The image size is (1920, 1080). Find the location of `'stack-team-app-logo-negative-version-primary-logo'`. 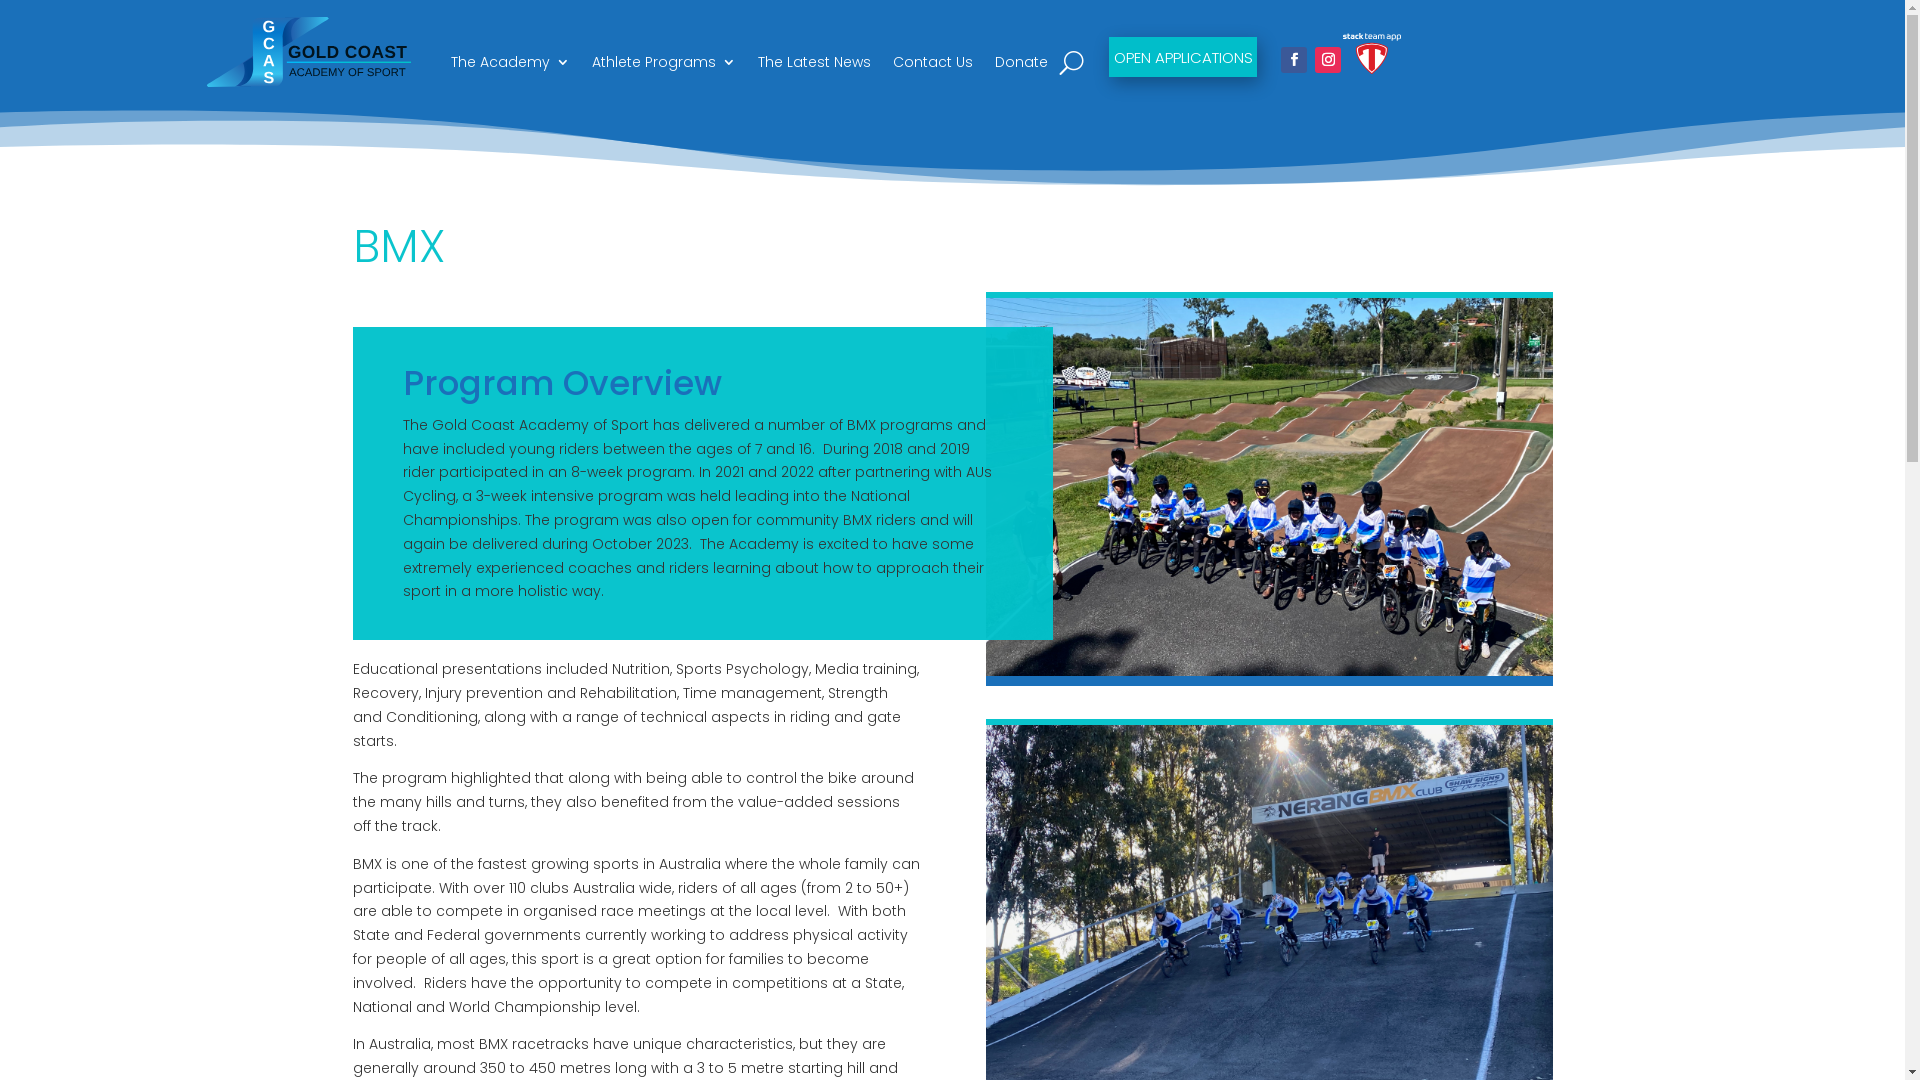

'stack-team-app-logo-negative-version-primary-logo' is located at coordinates (1371, 52).